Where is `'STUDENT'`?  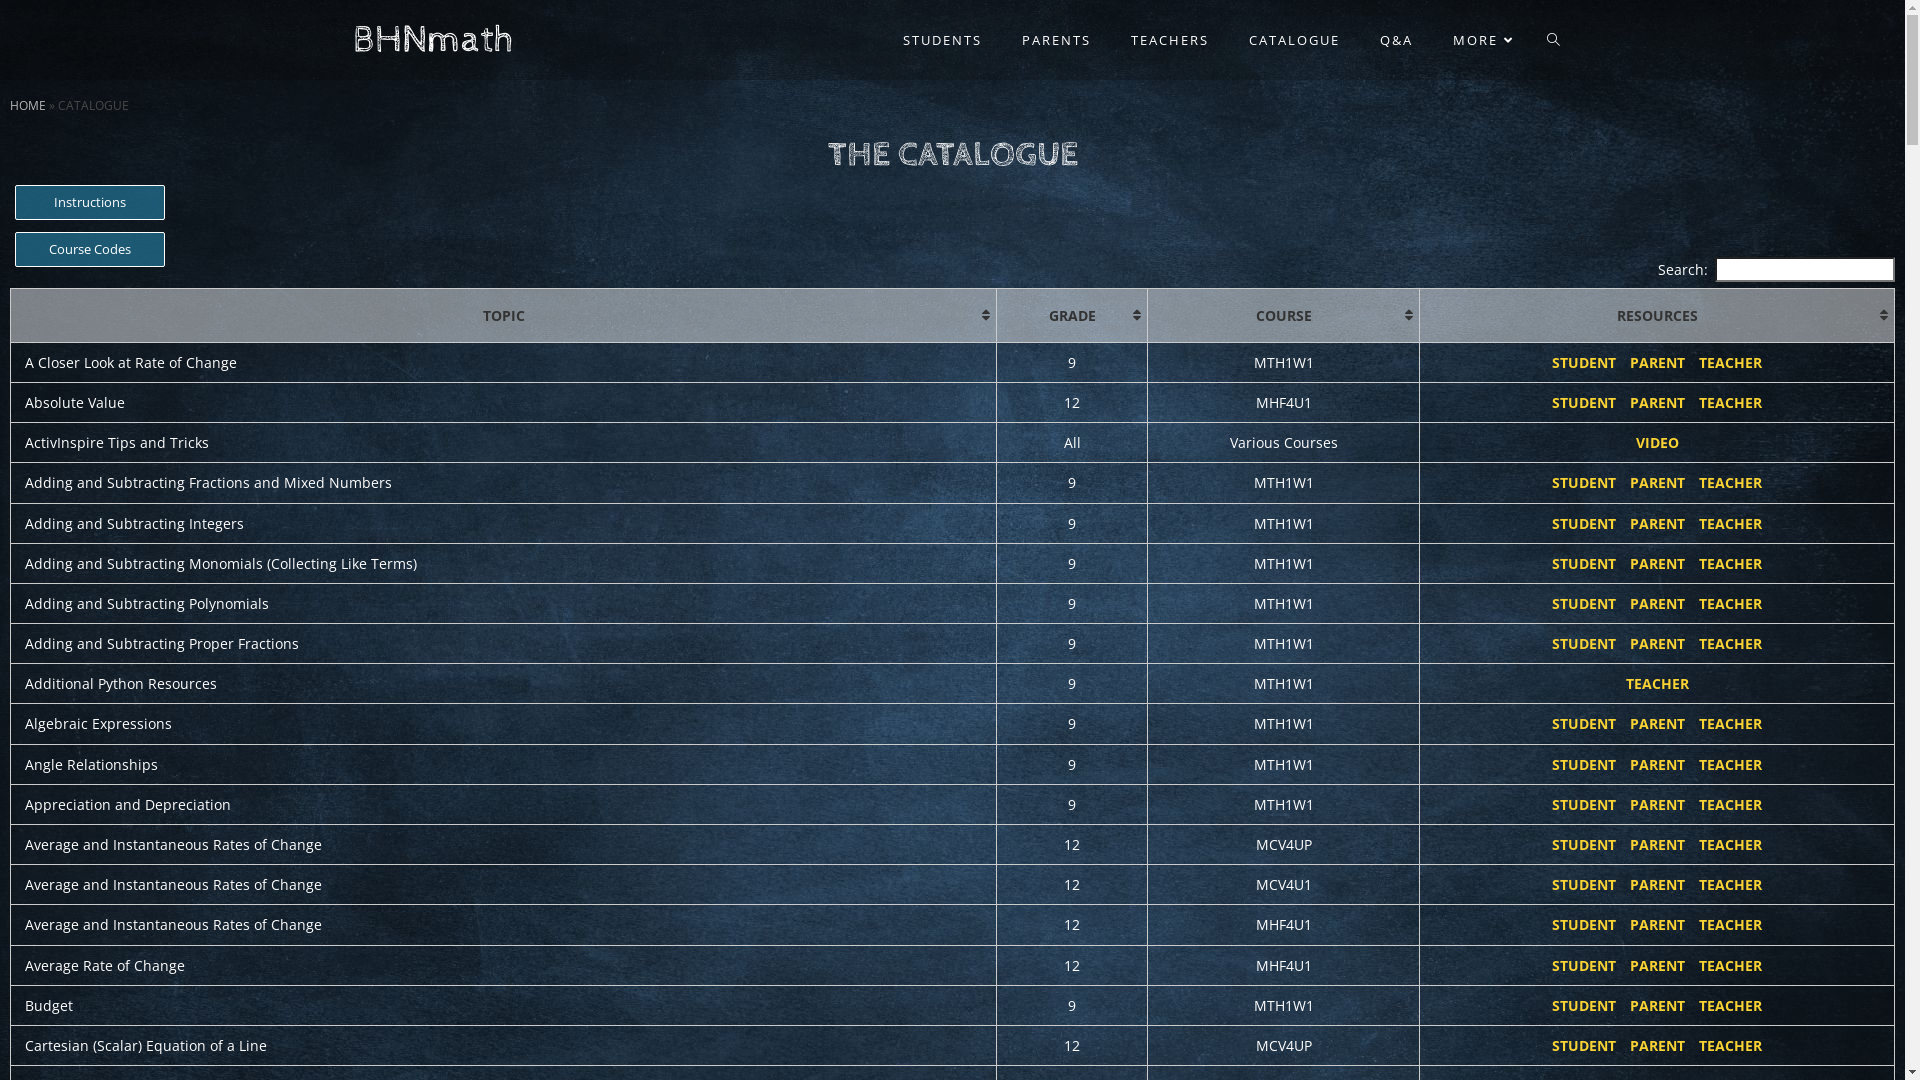
'STUDENT' is located at coordinates (1550, 362).